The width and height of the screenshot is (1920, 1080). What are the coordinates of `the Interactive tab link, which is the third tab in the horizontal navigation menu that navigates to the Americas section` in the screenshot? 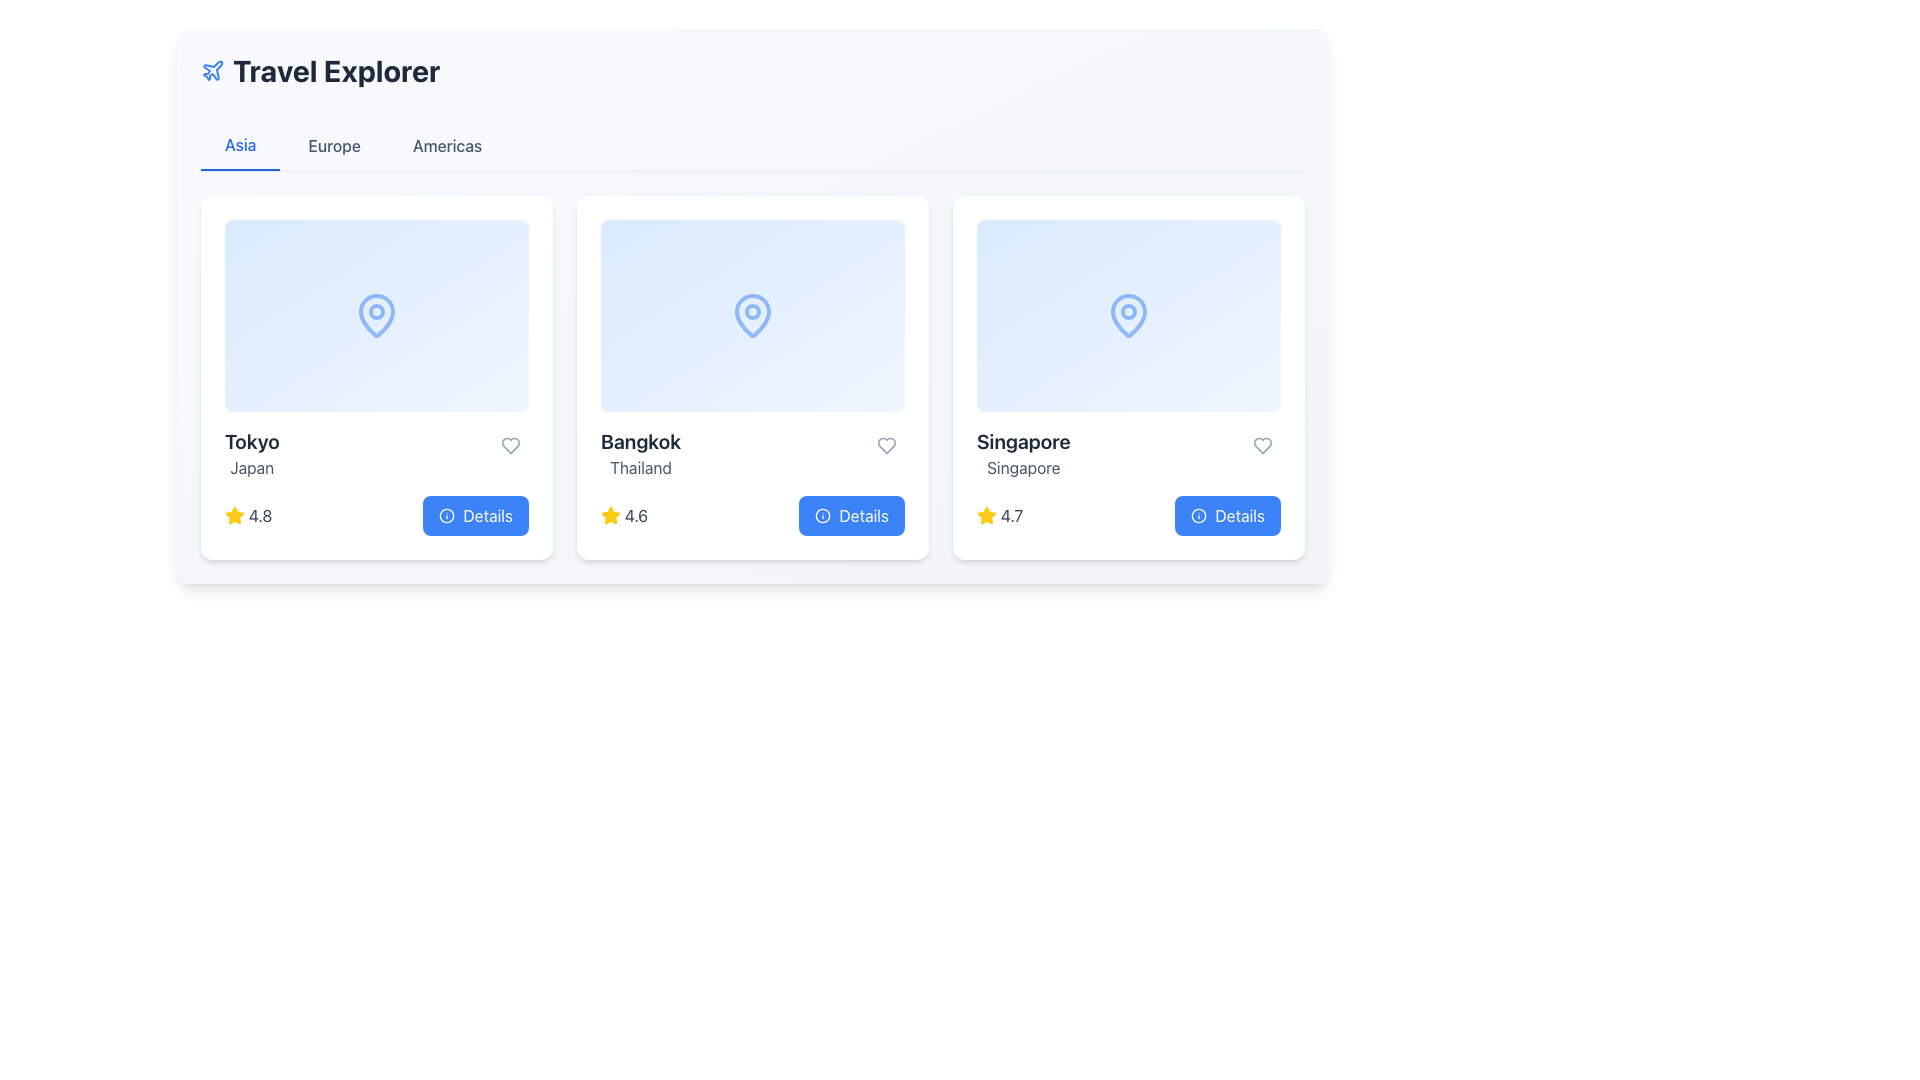 It's located at (446, 145).